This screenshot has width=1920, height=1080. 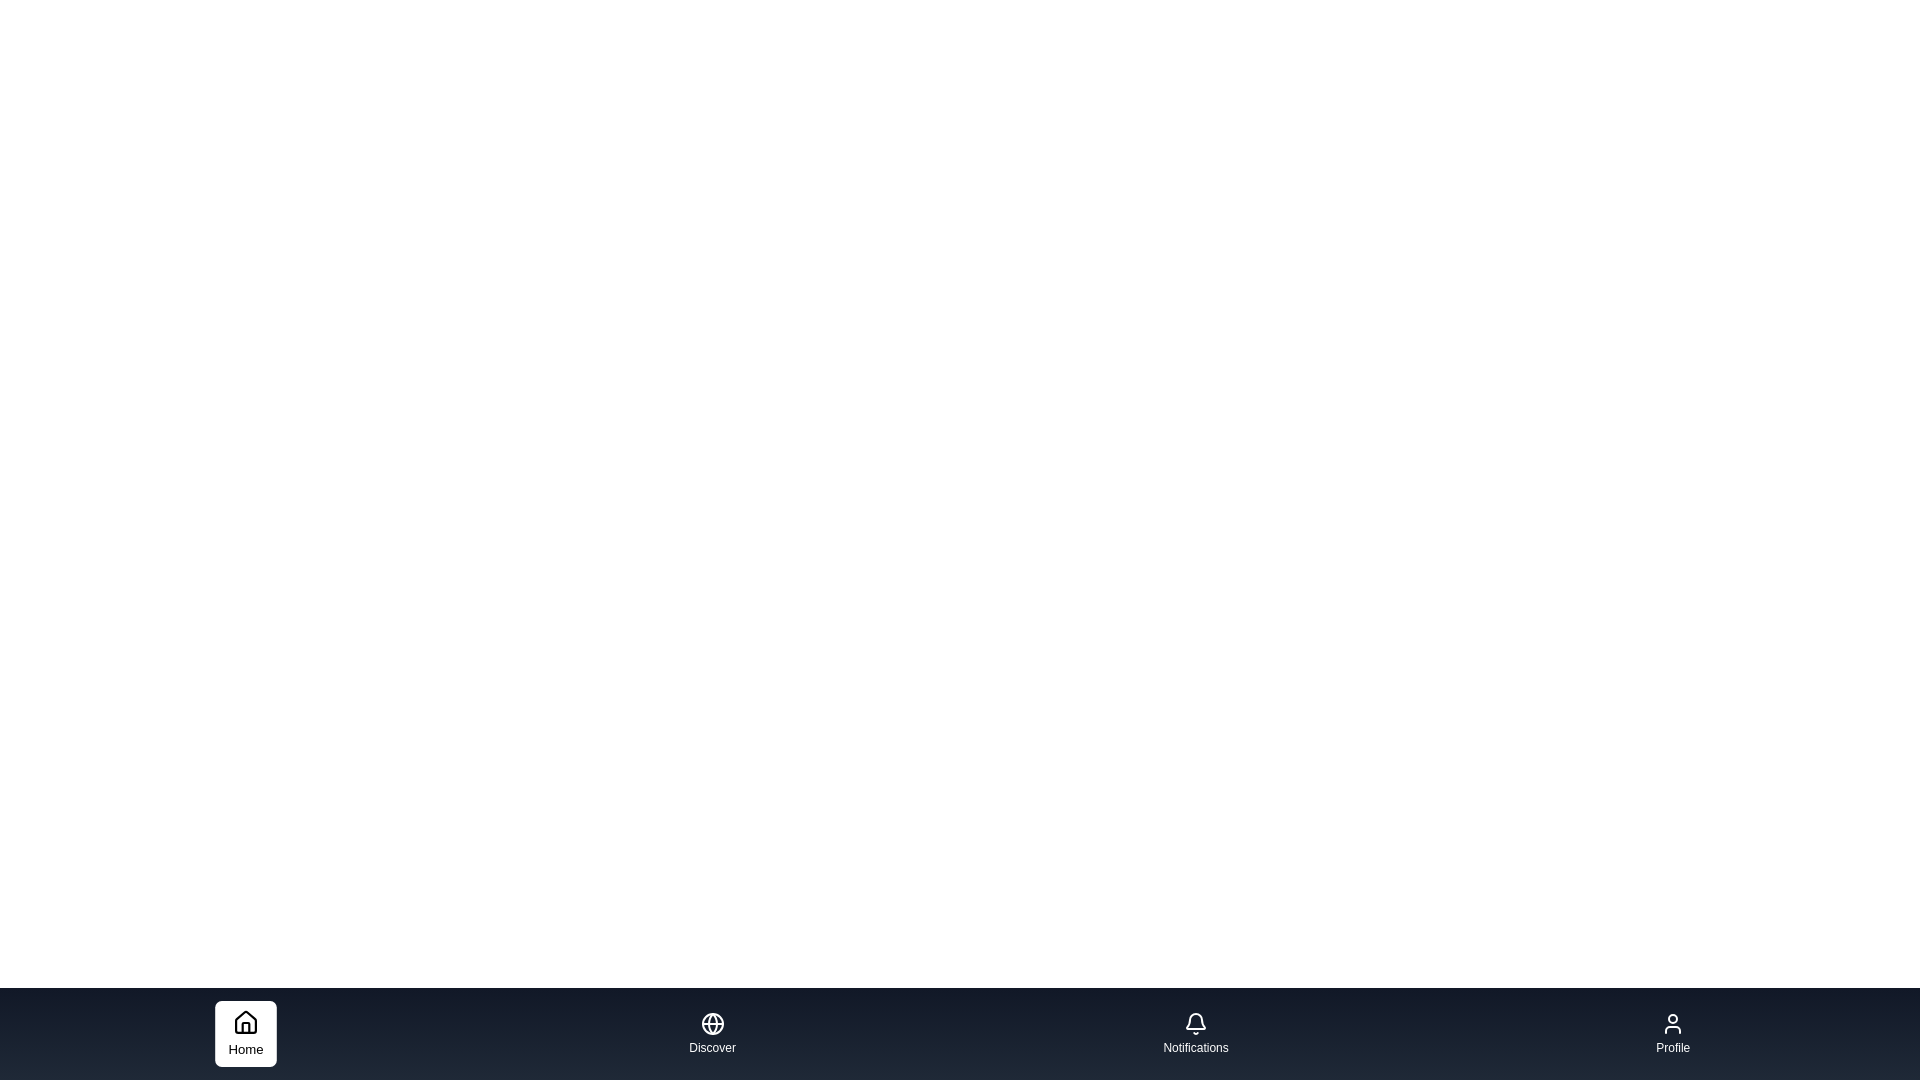 I want to click on the tab background of Discover, so click(x=712, y=1033).